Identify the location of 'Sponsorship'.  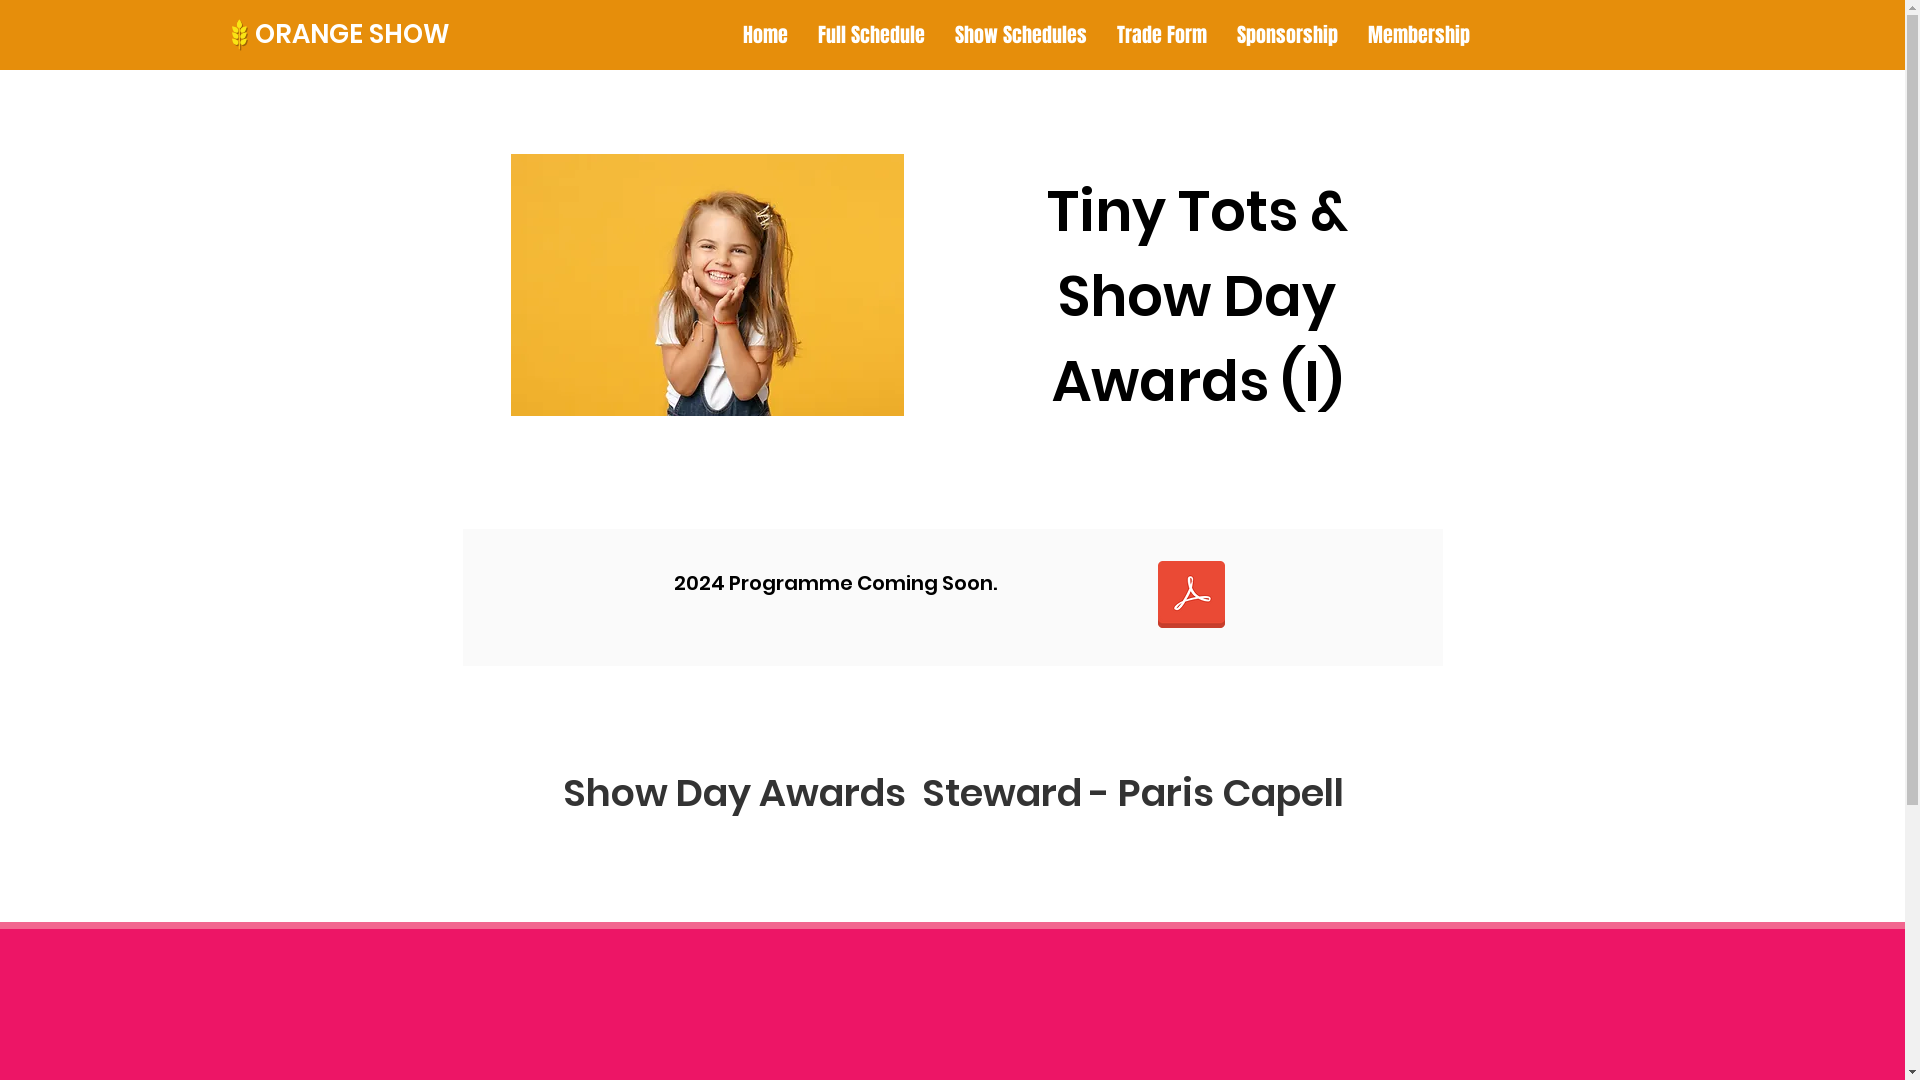
(1221, 34).